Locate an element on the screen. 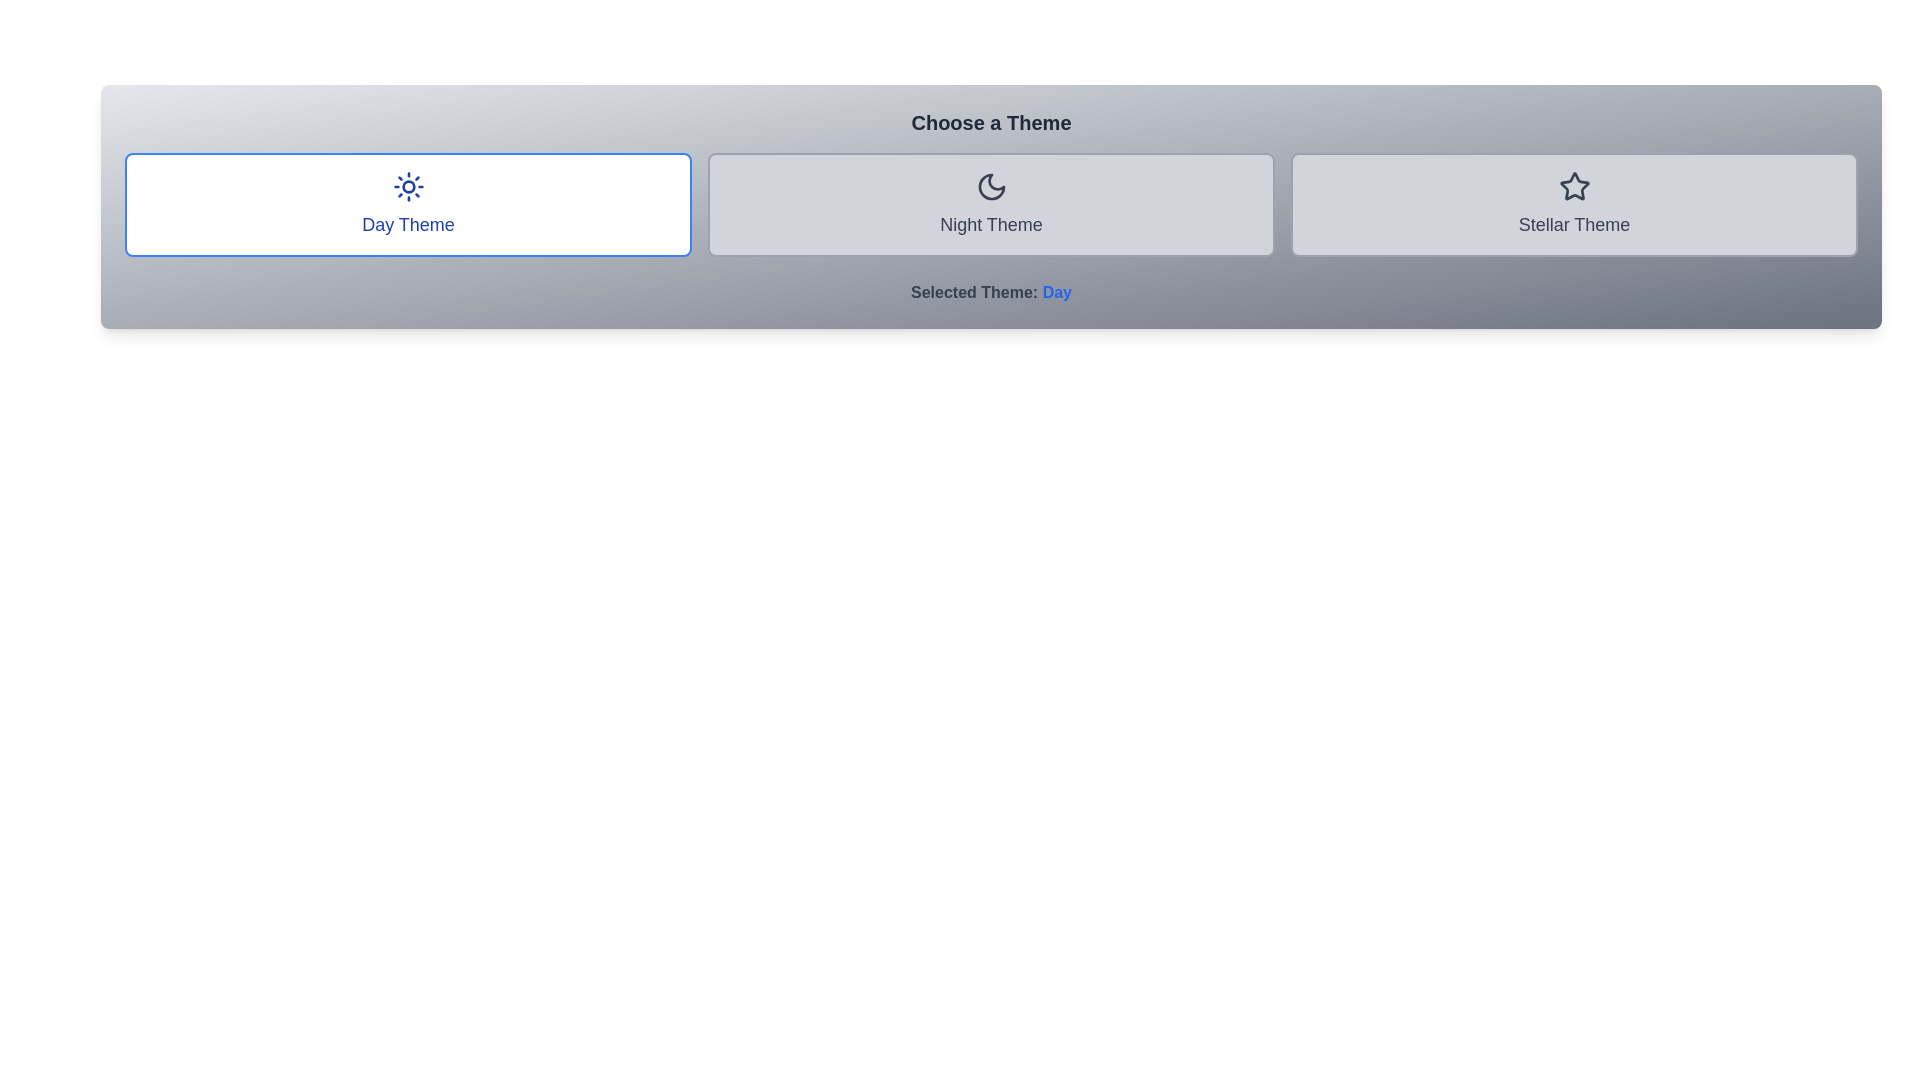 The width and height of the screenshot is (1920, 1080). the theme button corresponding to Day Theme is located at coordinates (407, 204).